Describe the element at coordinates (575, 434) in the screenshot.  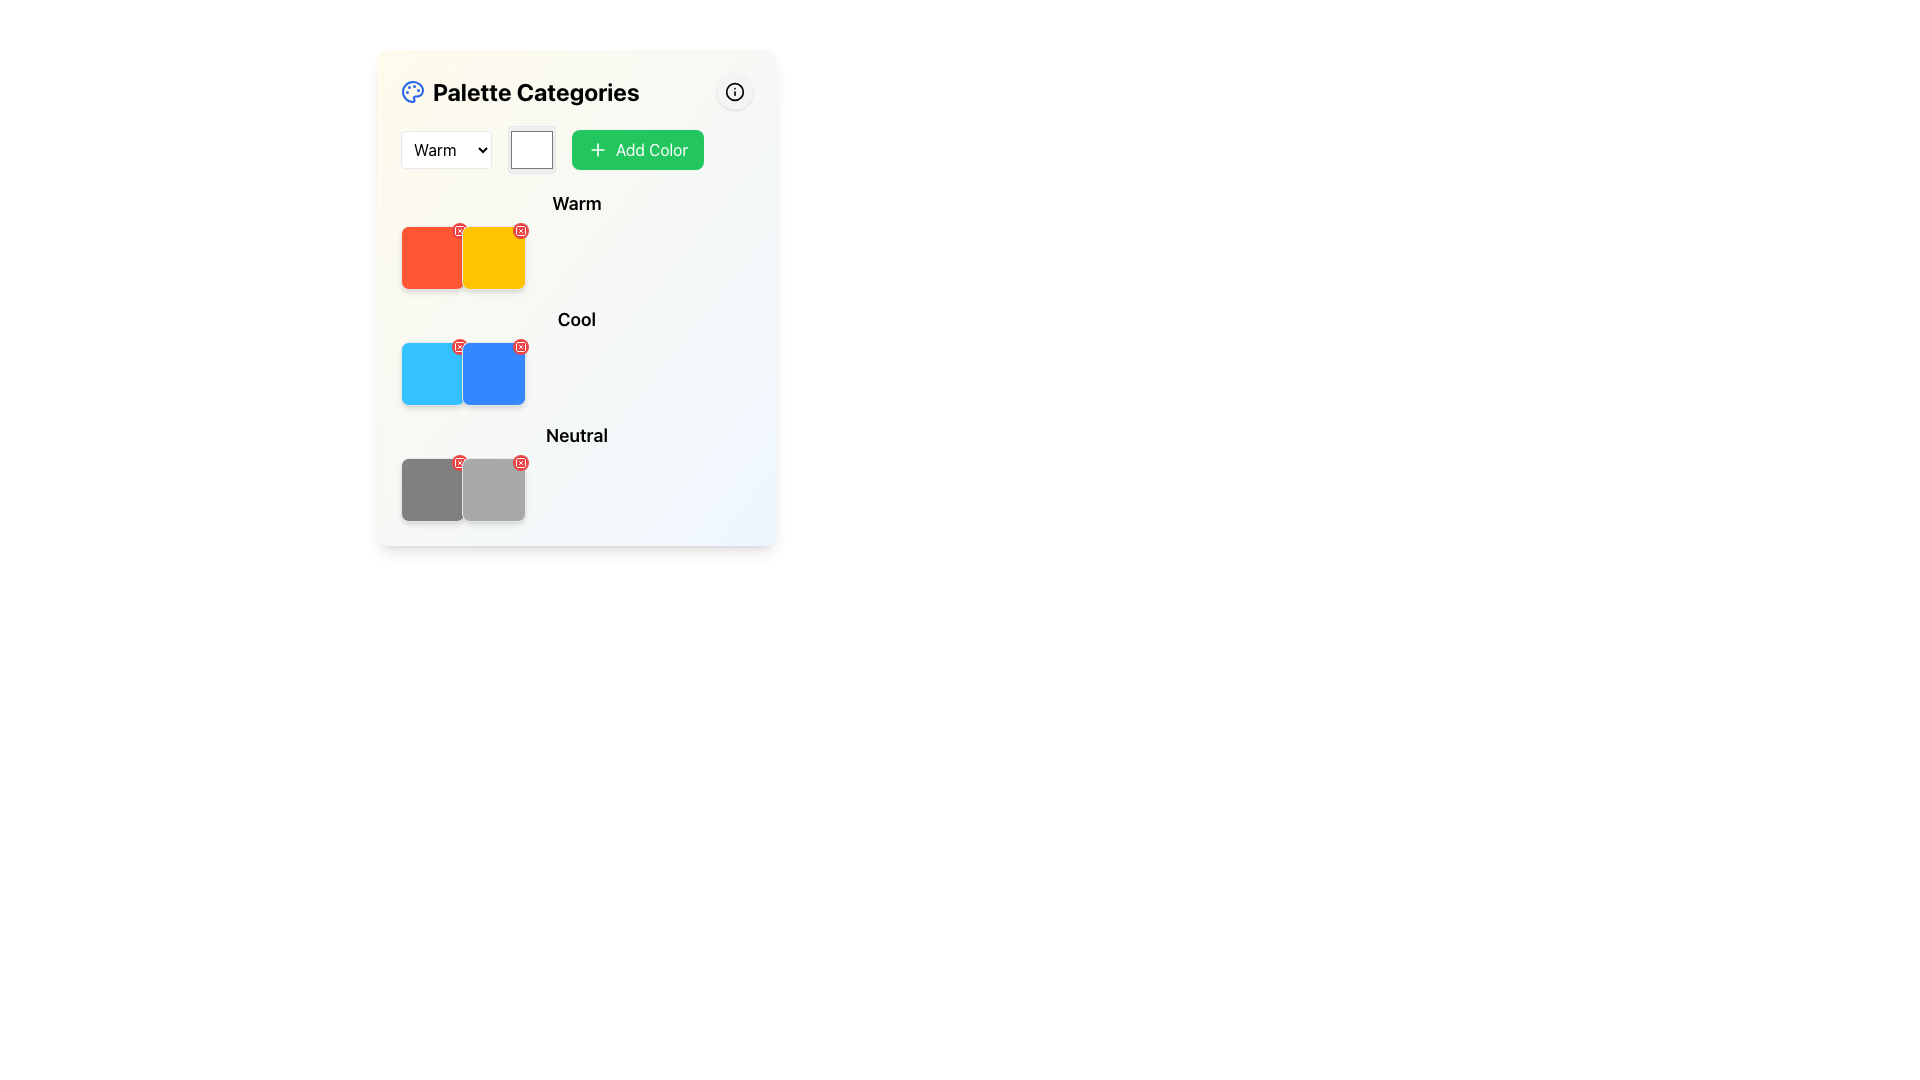
I see `the 'Neutral' Text Label, which is styled in bold and large font, located between the 'Cool' section and a pair of swatches` at that location.